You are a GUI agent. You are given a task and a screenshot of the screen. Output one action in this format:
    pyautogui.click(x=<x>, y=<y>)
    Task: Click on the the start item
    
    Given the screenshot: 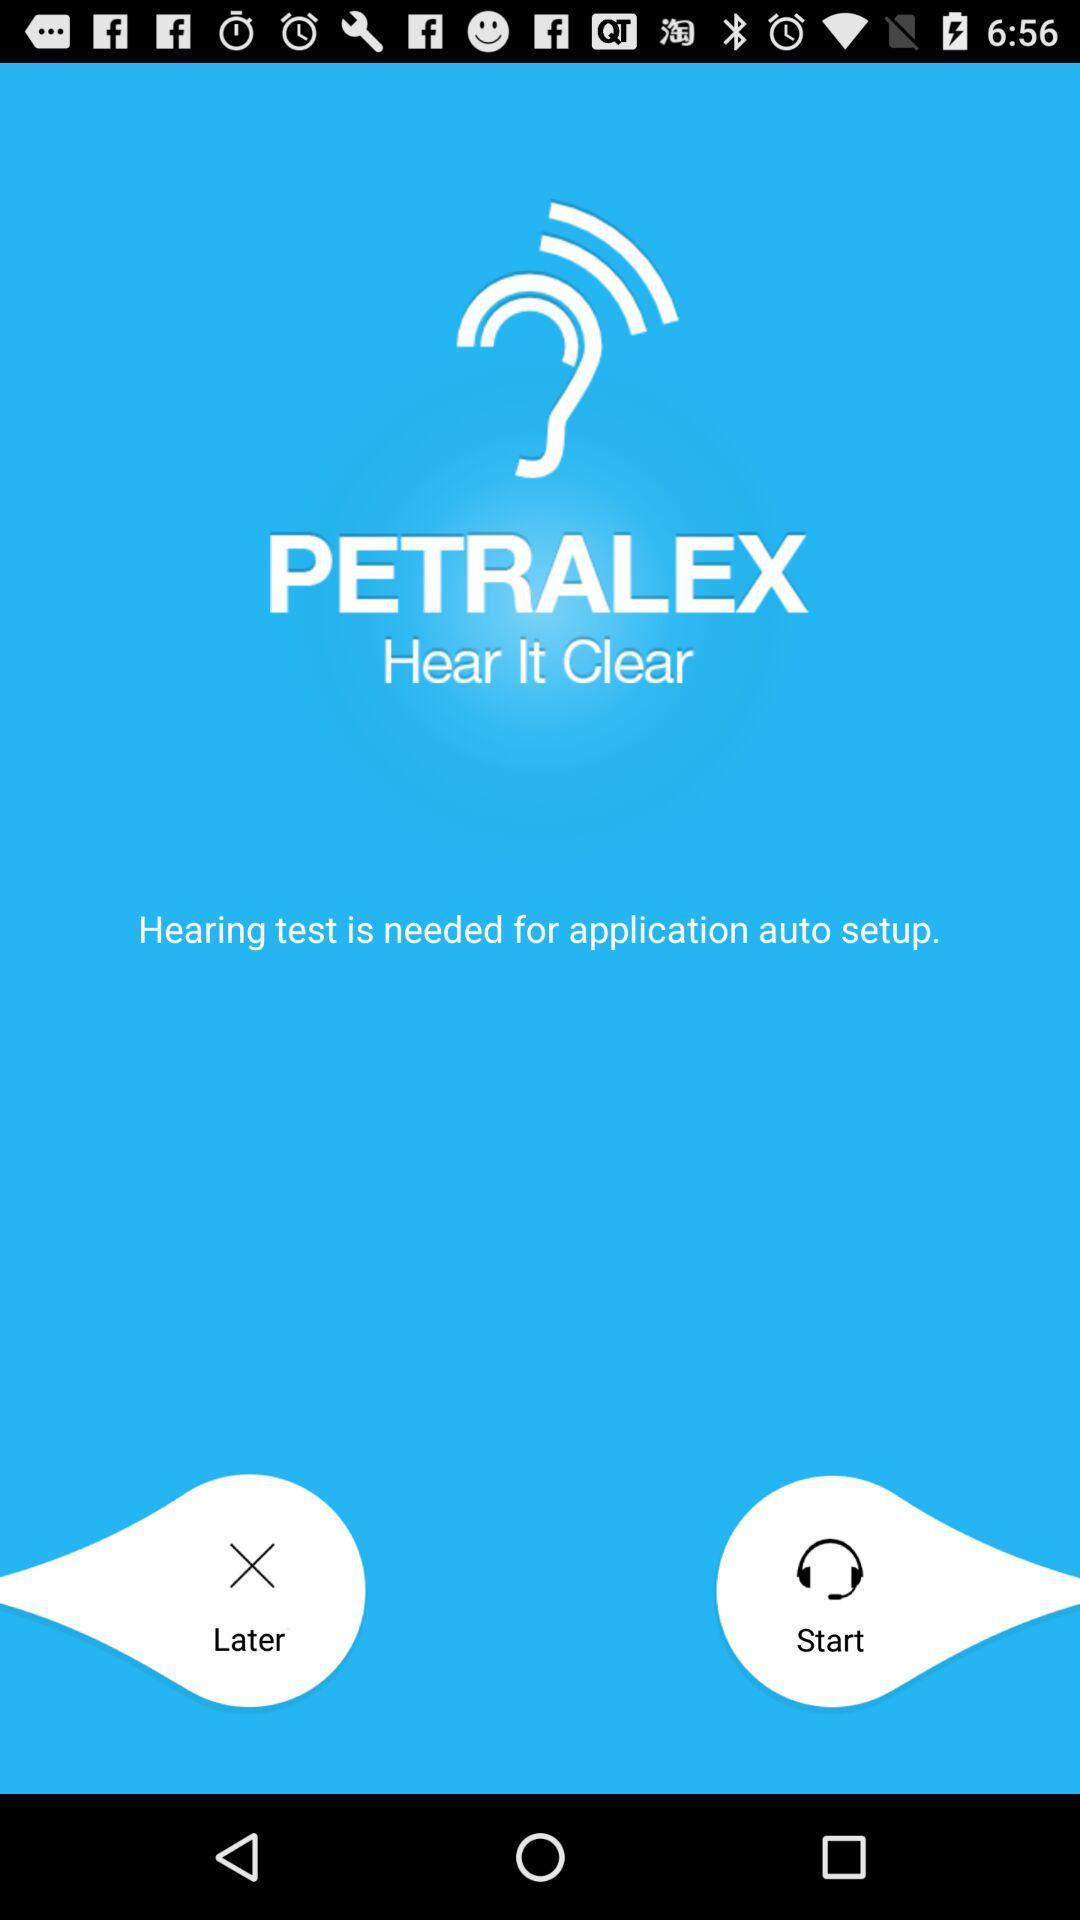 What is the action you would take?
    pyautogui.click(x=895, y=1593)
    